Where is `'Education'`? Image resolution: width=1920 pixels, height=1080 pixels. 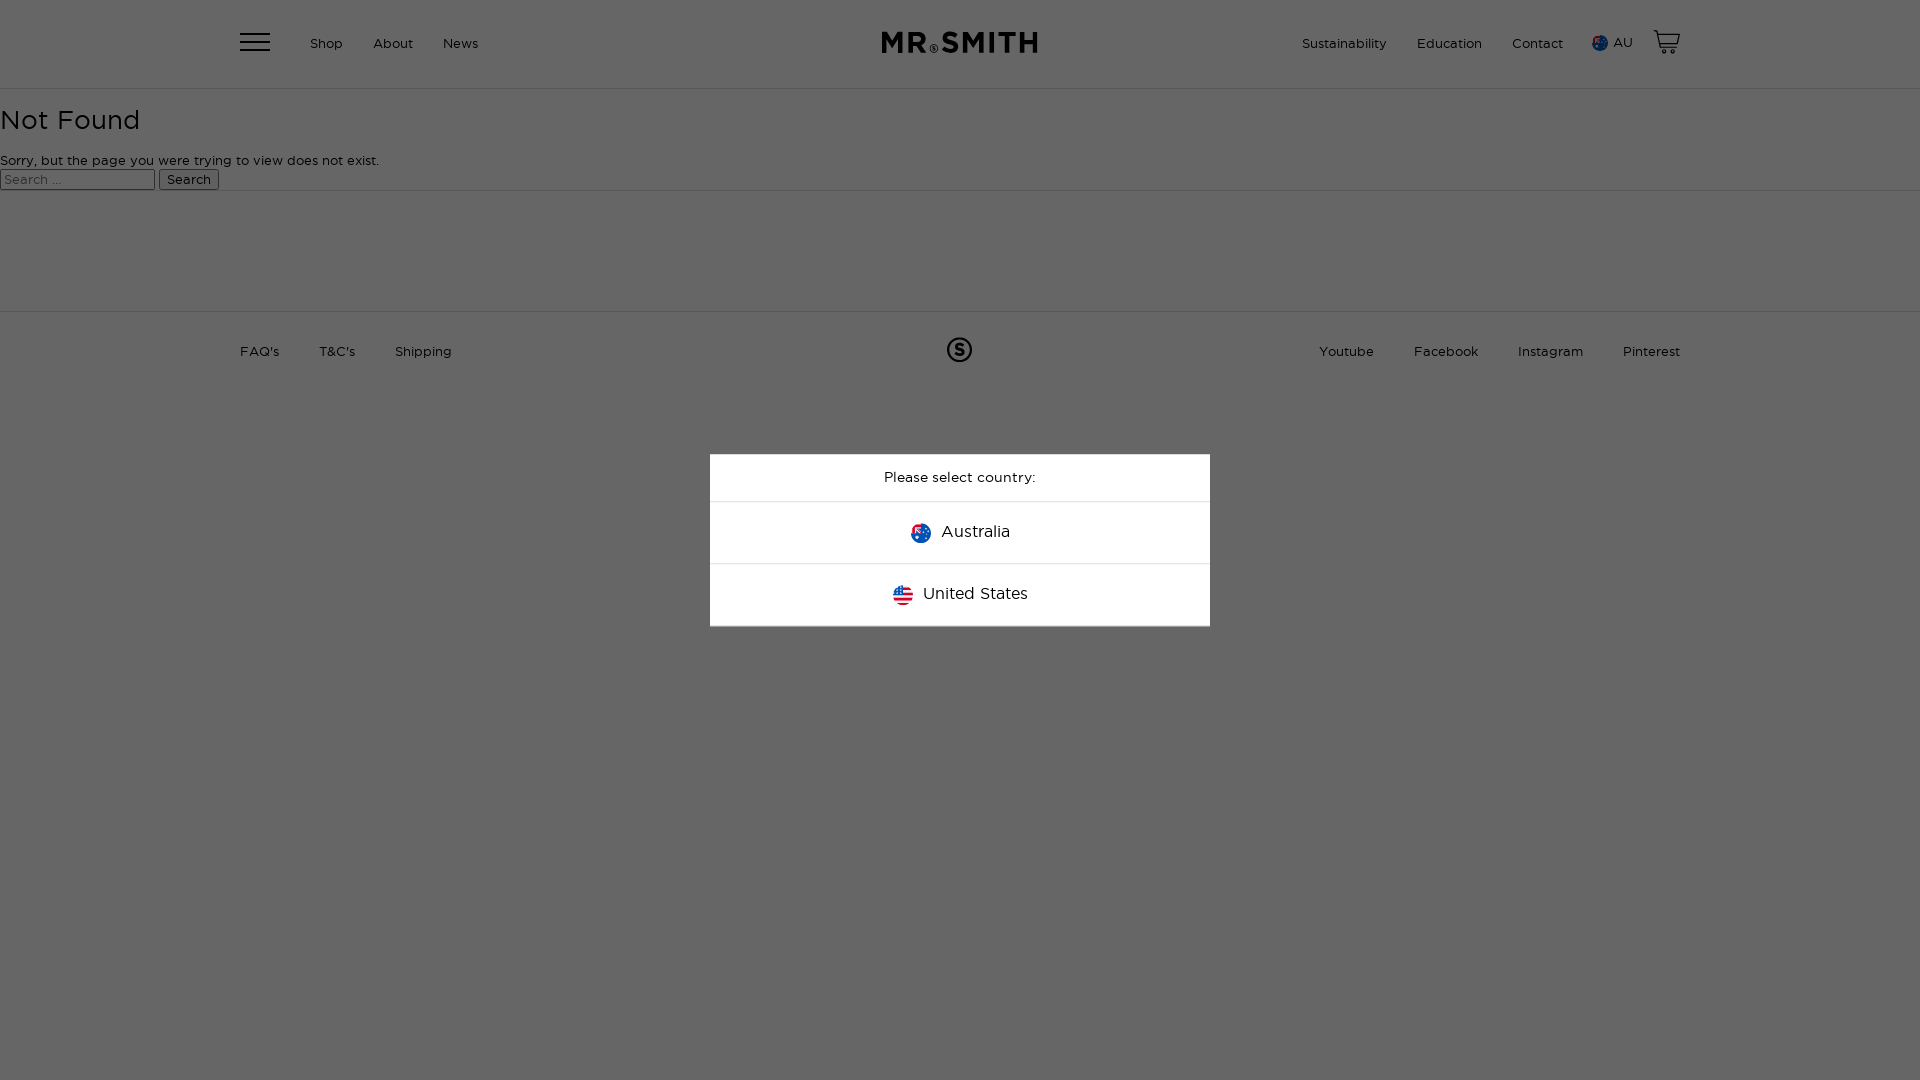 'Education' is located at coordinates (1449, 43).